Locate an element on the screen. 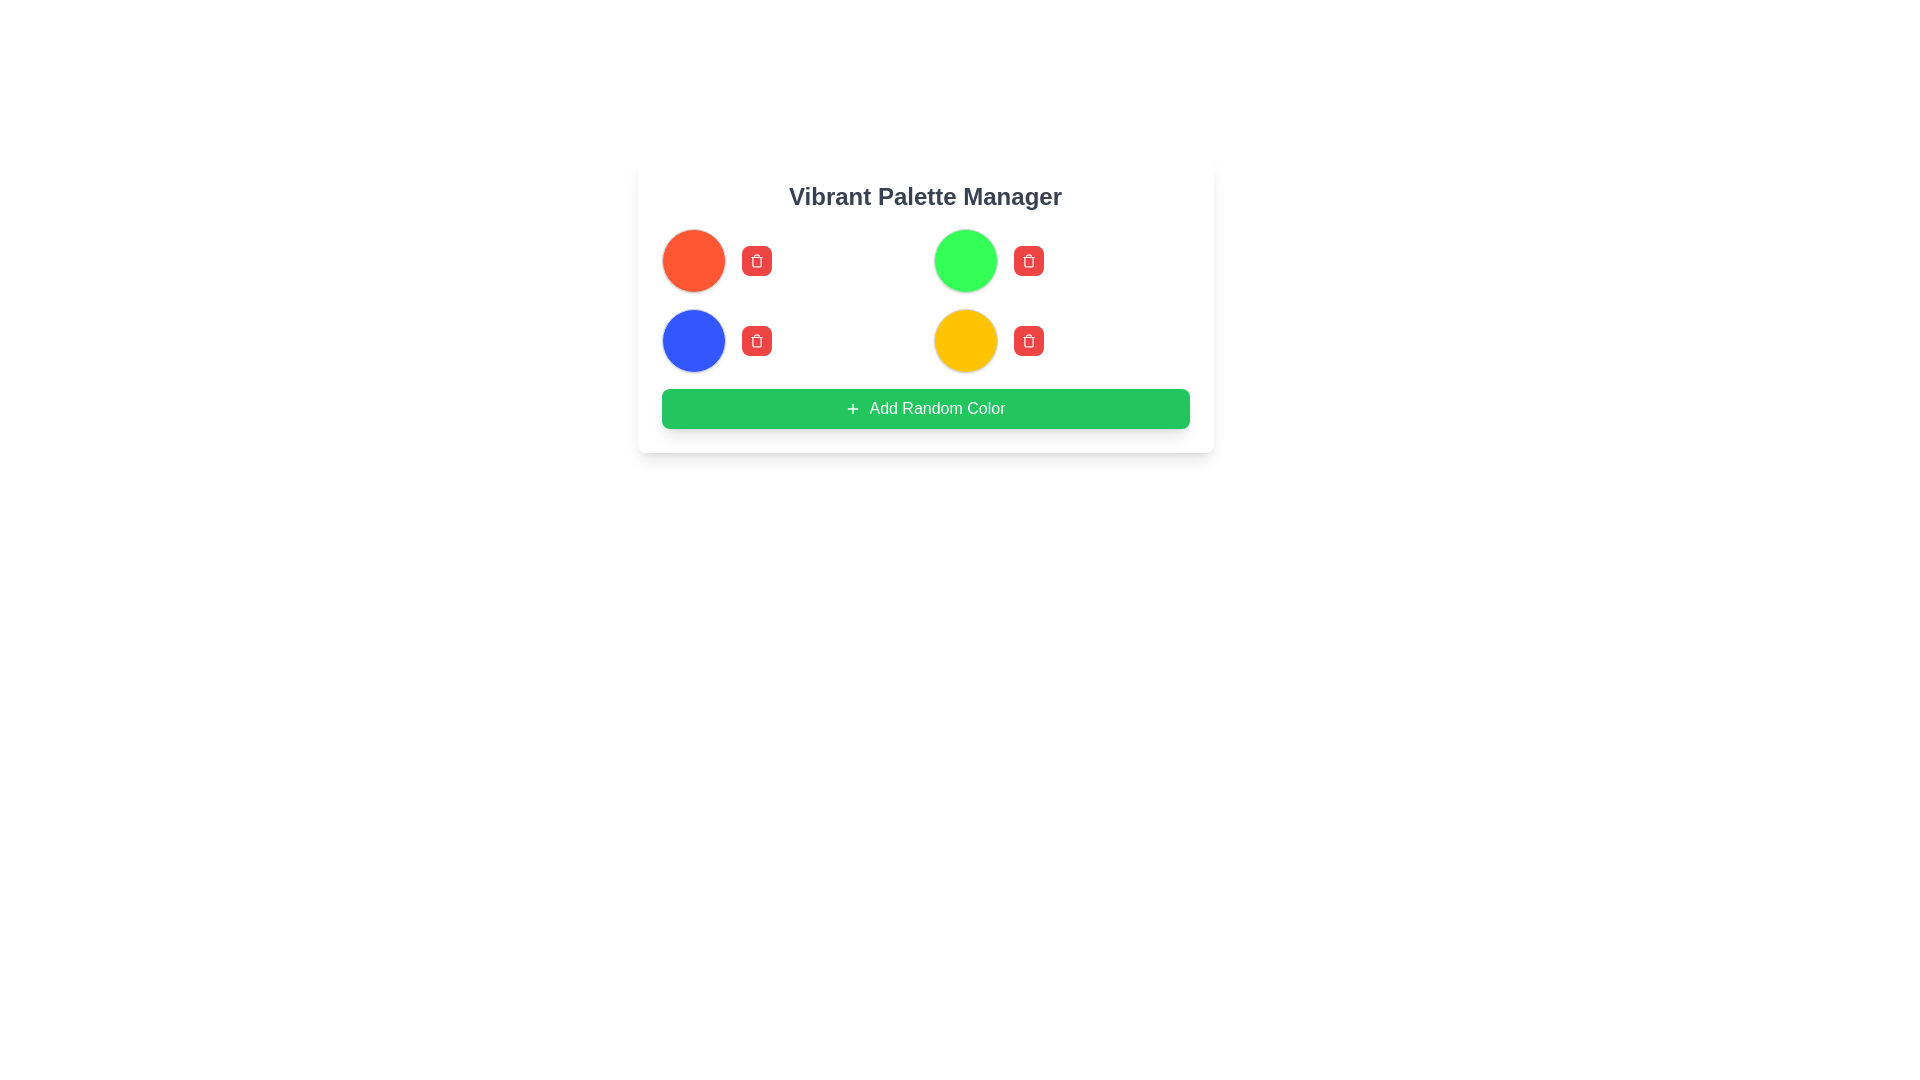 This screenshot has width=1920, height=1080. the button located at the bottom of the 'Vibrant Palette Manager' panel is located at coordinates (924, 407).